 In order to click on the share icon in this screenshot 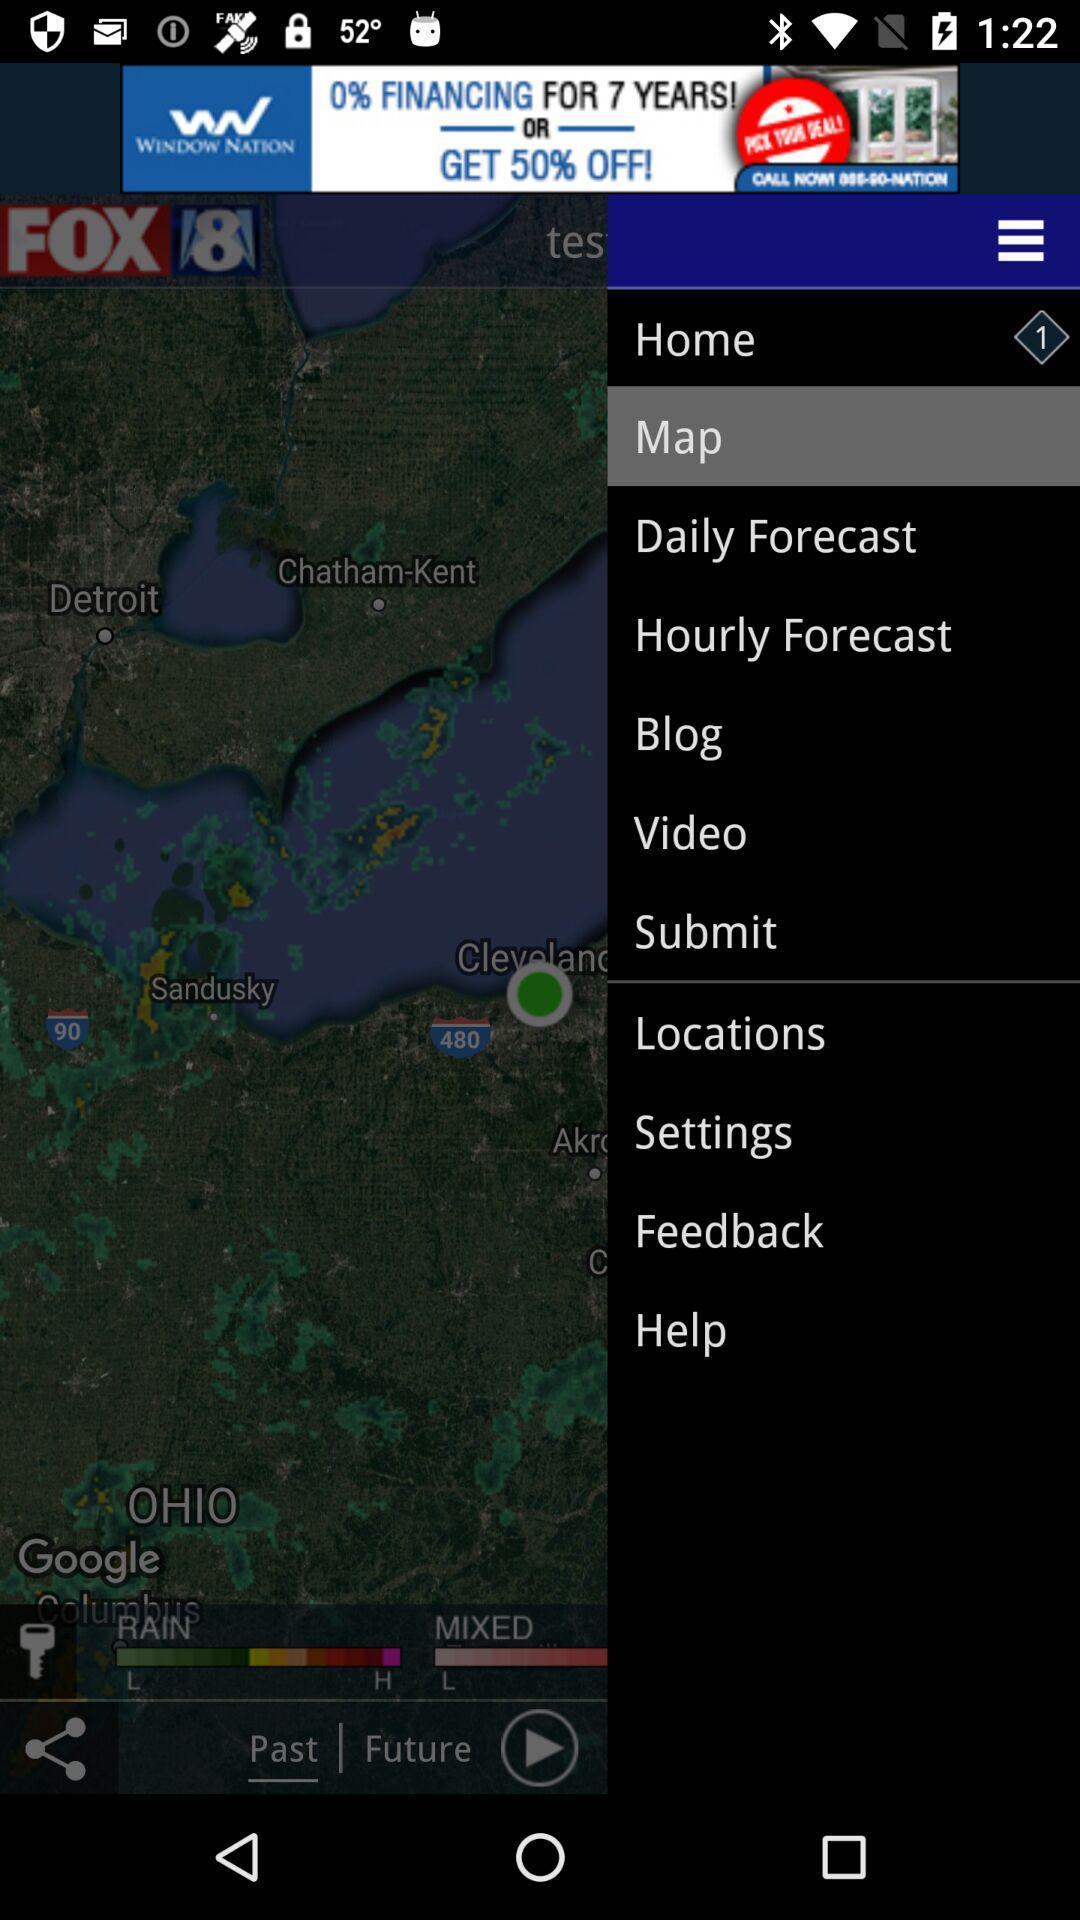, I will do `click(58, 1746)`.